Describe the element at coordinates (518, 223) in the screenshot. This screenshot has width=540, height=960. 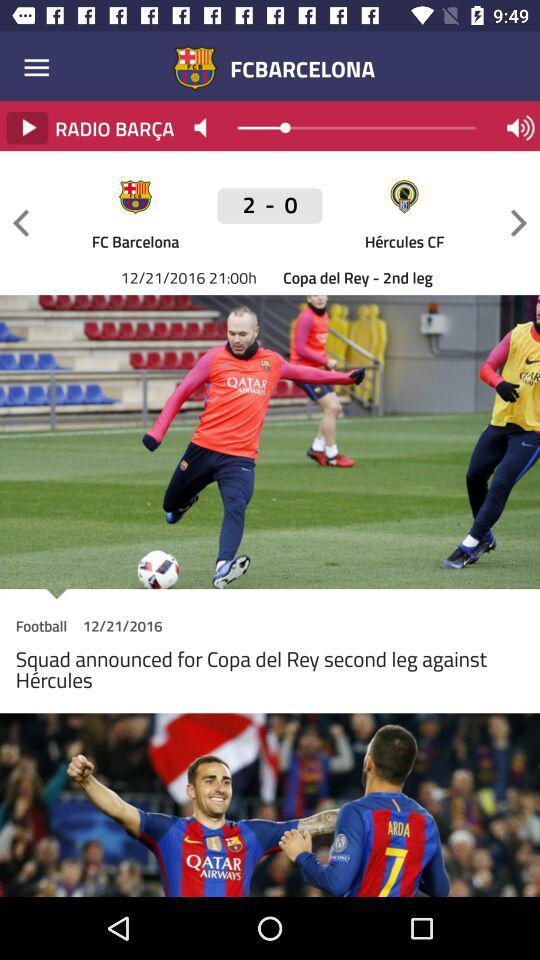
I see `the icon above the copa del rey` at that location.